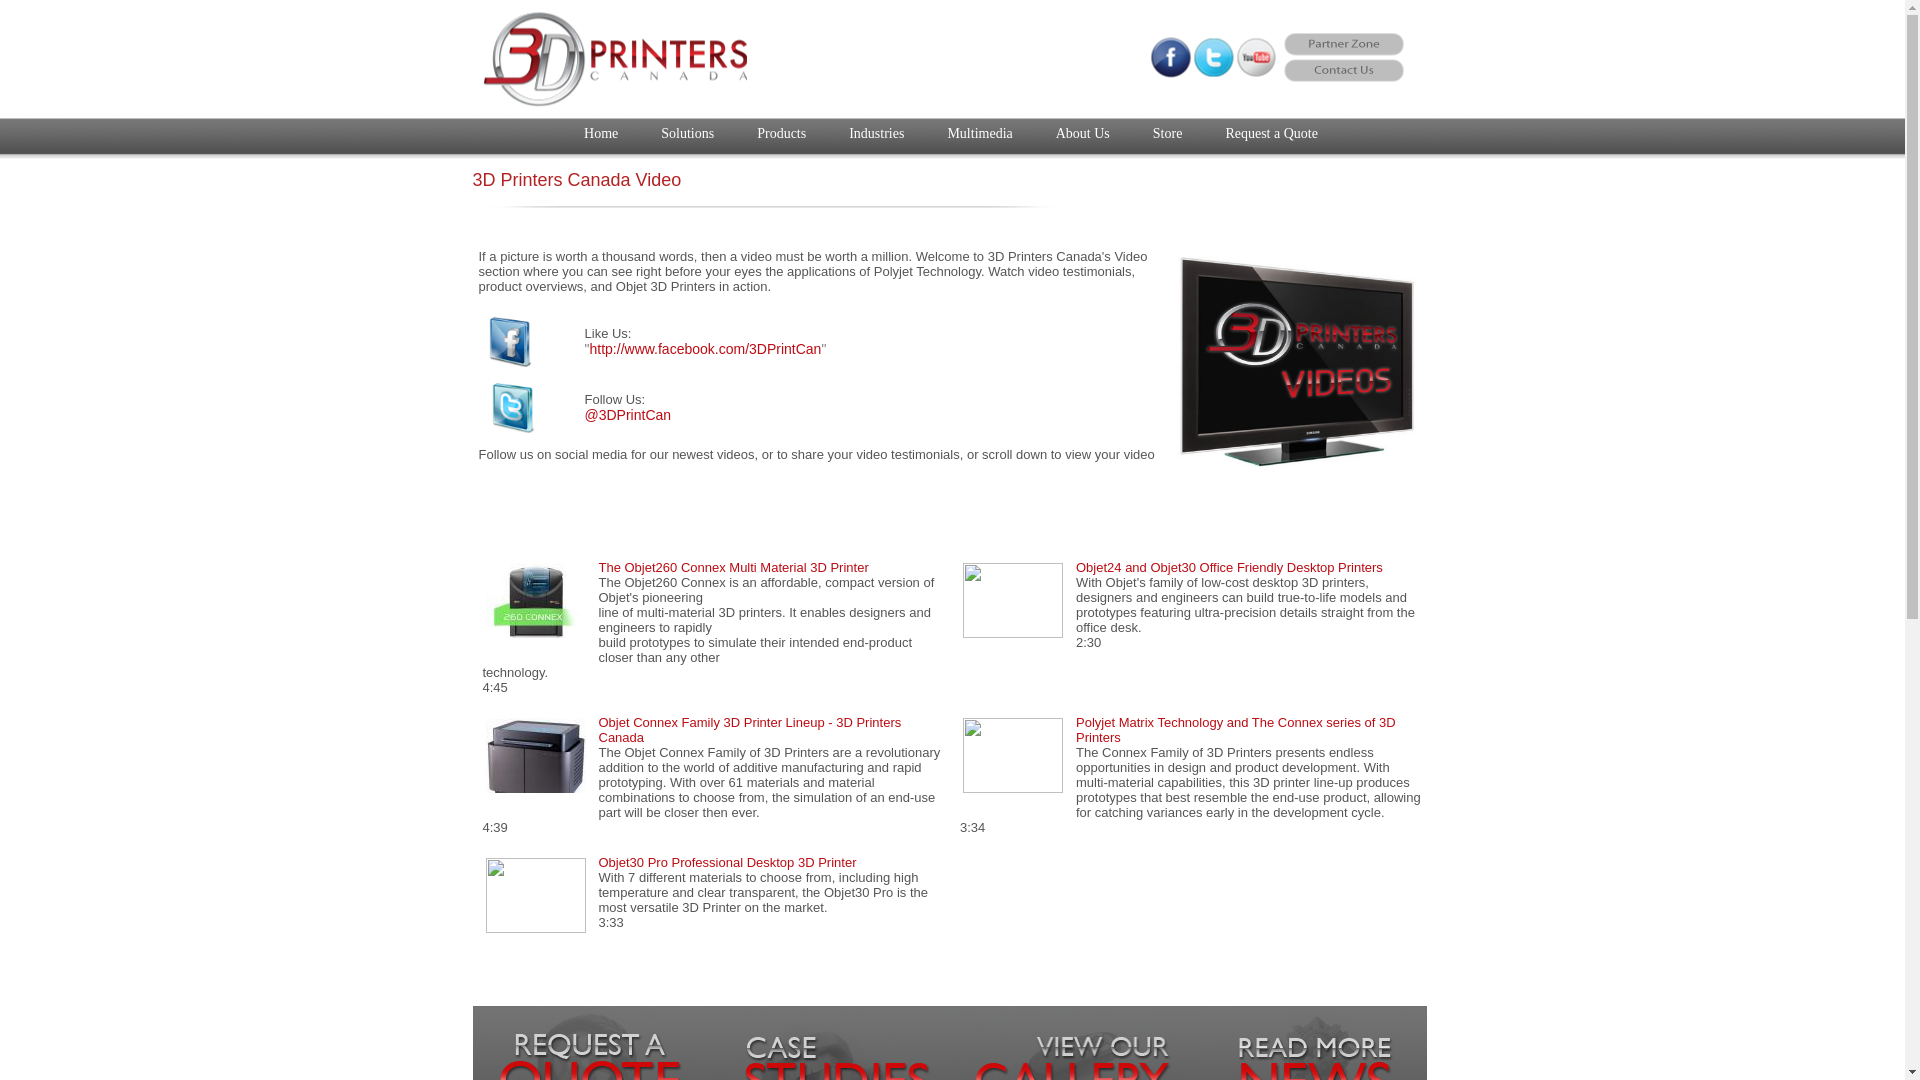  Describe the element at coordinates (599, 134) in the screenshot. I see `'Home'` at that location.